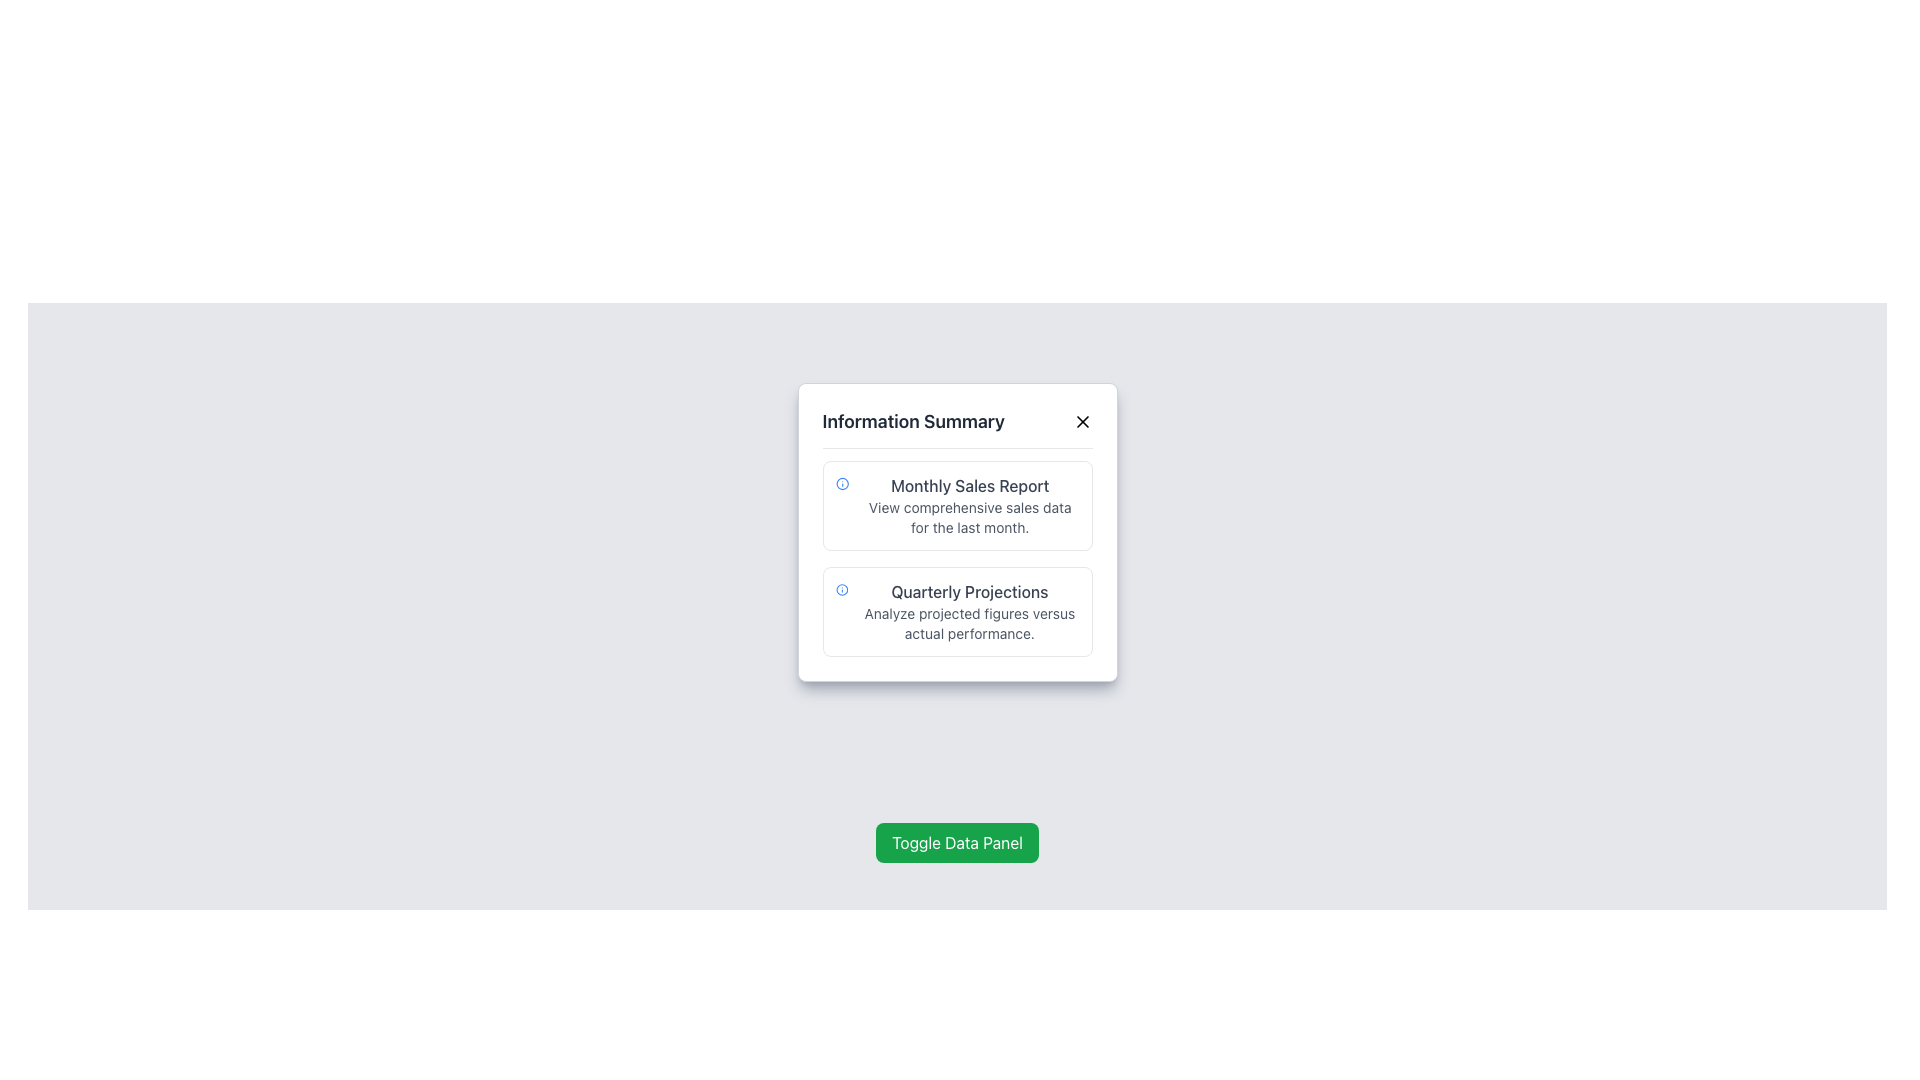 The width and height of the screenshot is (1920, 1080). I want to click on the static text providing descriptive information about the 'Monthly Sales Report', positioned directly below the title text within a card-like component, so click(970, 516).